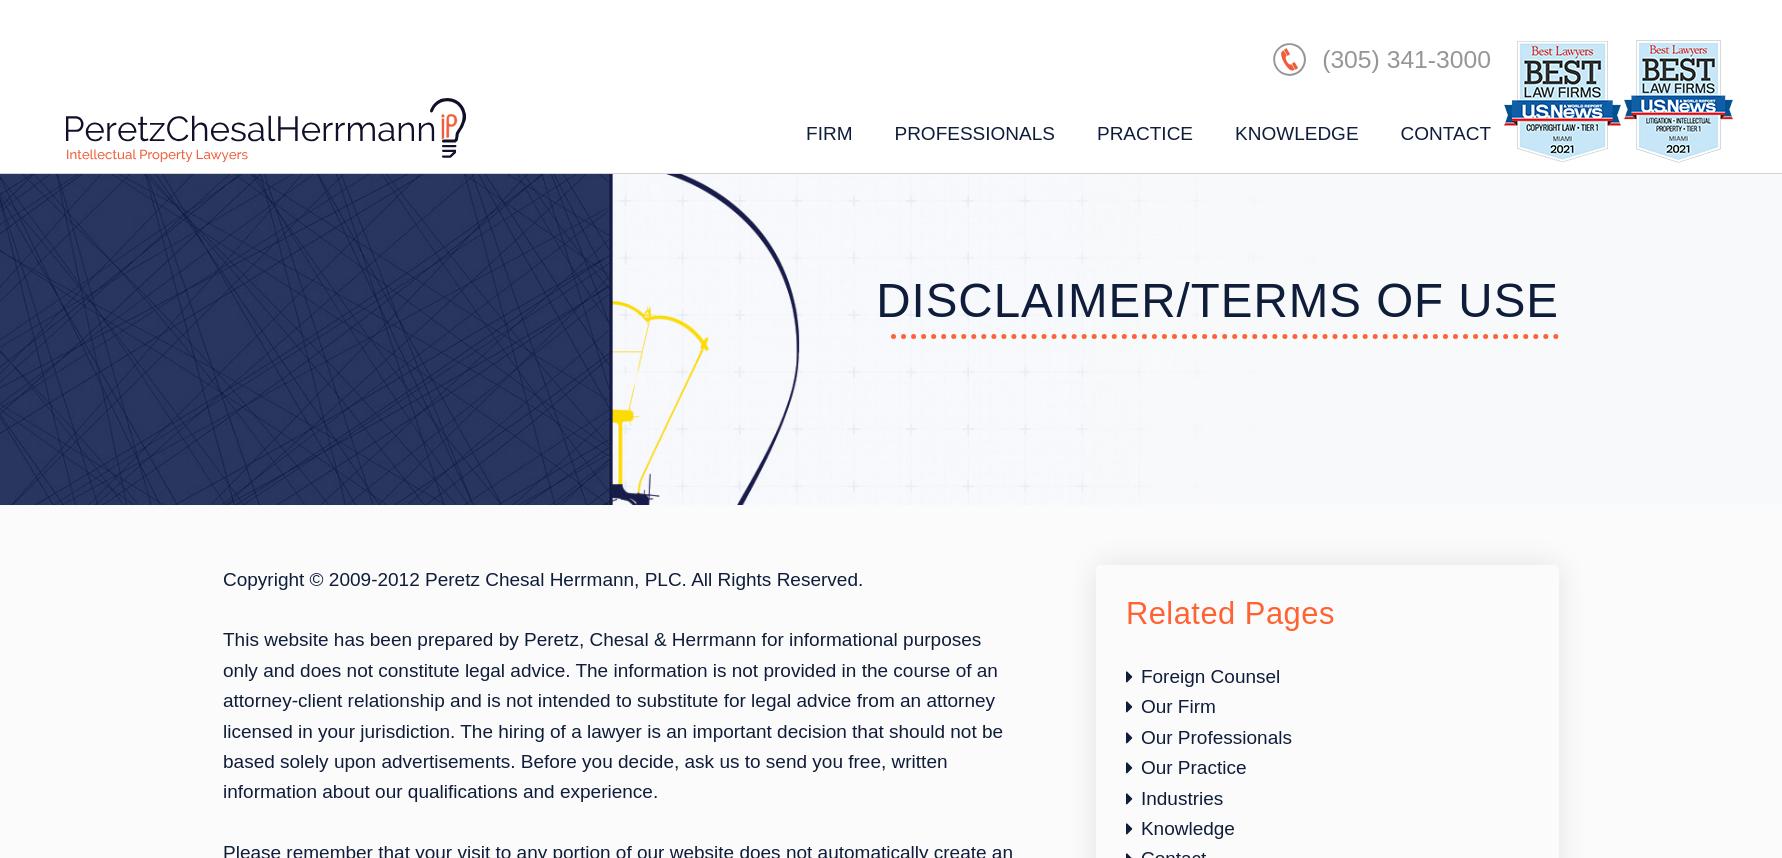 This screenshot has width=1782, height=858. I want to click on 'Disclaimer/Terms of Use', so click(1216, 299).